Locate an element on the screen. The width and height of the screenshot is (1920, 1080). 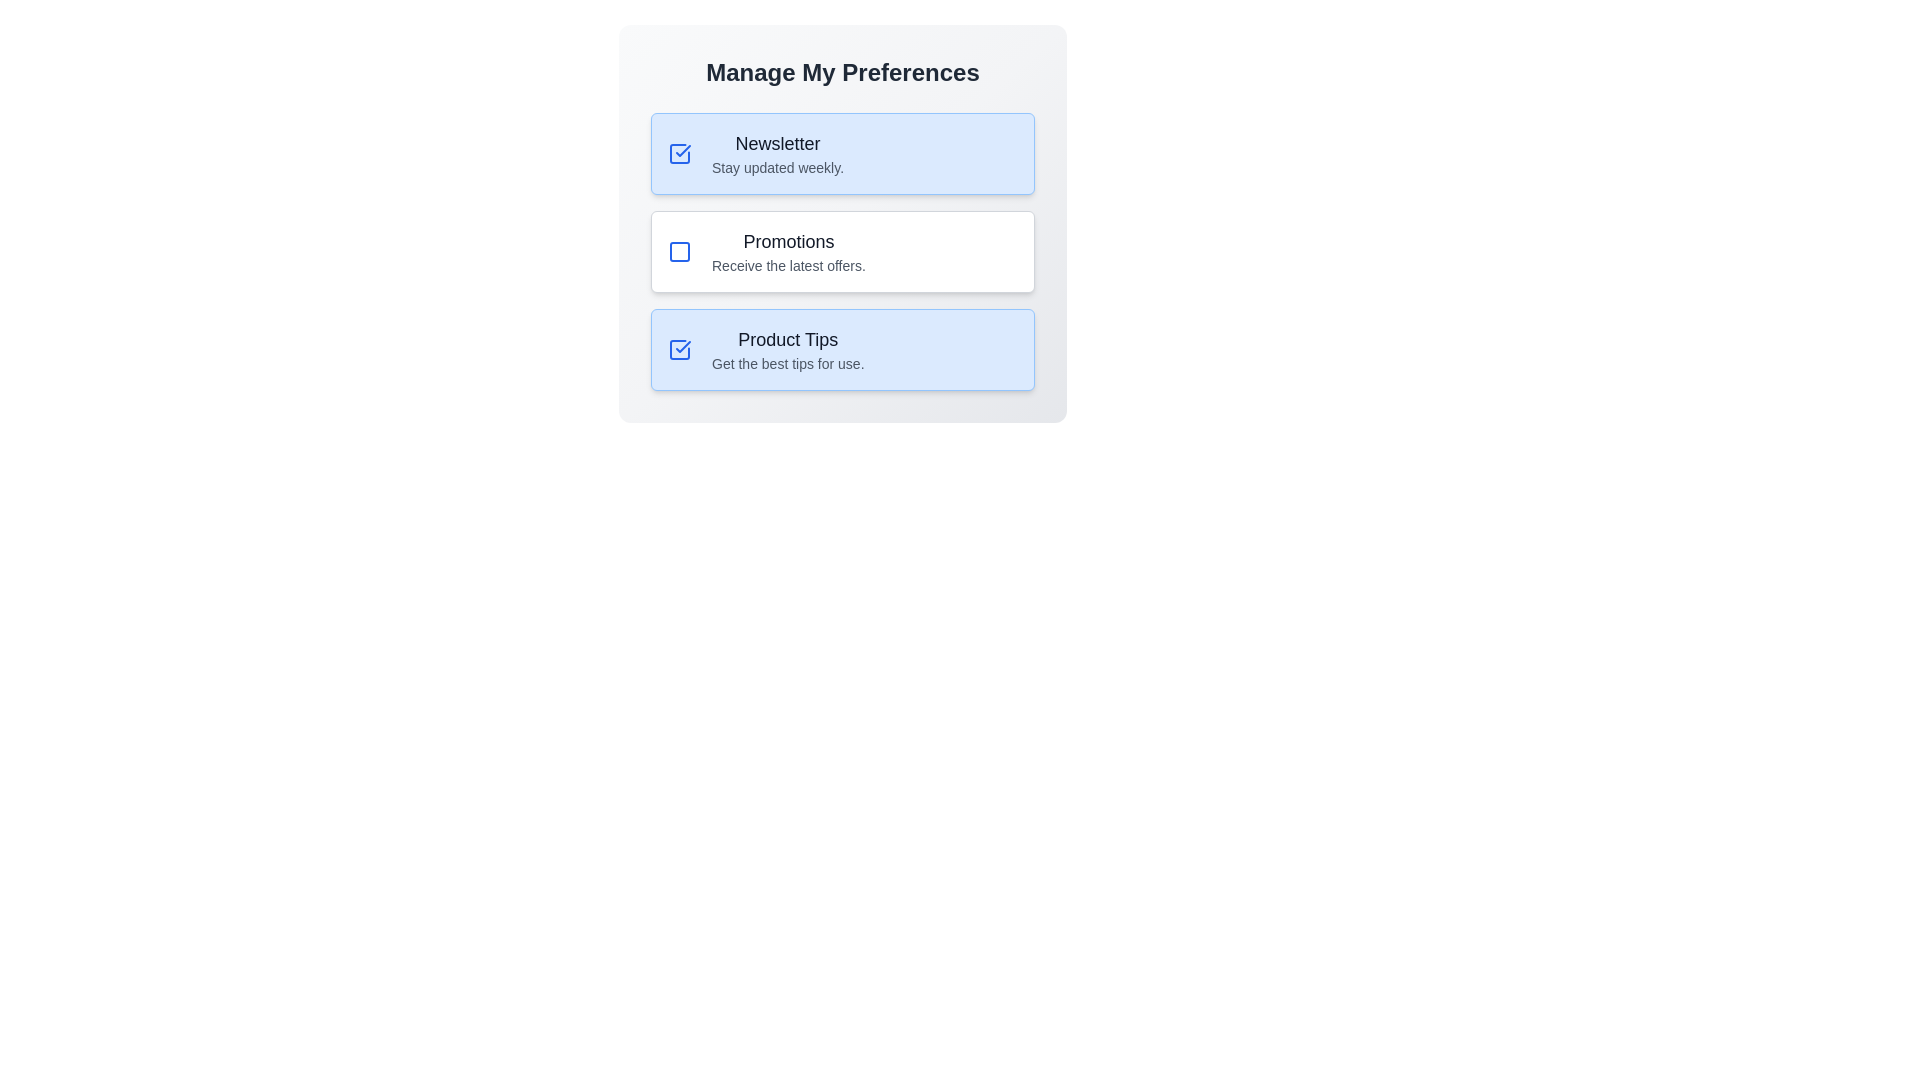
the checkmark symbol of the SVG-based checkbox for the 'Product Tips' option, located at the bottom section of the list is located at coordinates (683, 346).